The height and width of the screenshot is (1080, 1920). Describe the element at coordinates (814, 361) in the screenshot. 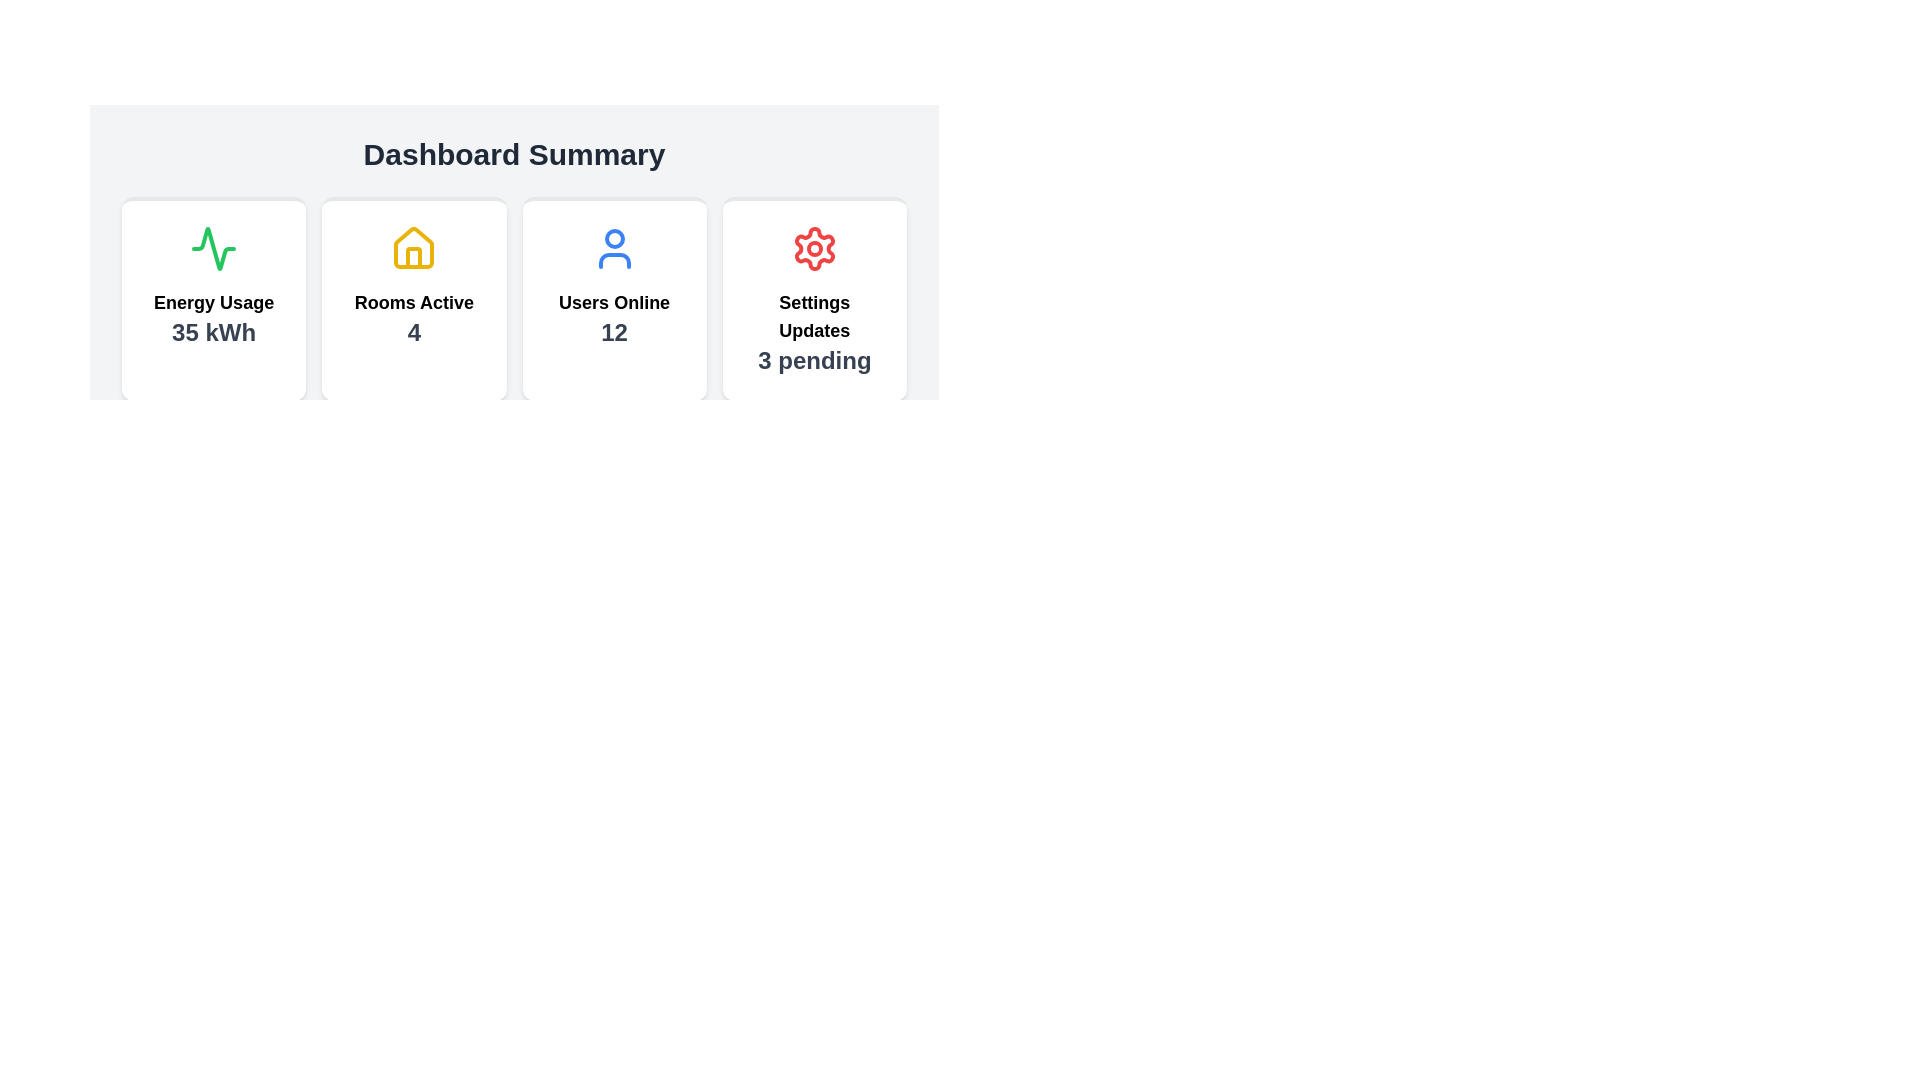

I see `numerical status displayed in the Text Label that indicates the count of pending updates associated with the settings, located within the 'Settings Updates' card` at that location.